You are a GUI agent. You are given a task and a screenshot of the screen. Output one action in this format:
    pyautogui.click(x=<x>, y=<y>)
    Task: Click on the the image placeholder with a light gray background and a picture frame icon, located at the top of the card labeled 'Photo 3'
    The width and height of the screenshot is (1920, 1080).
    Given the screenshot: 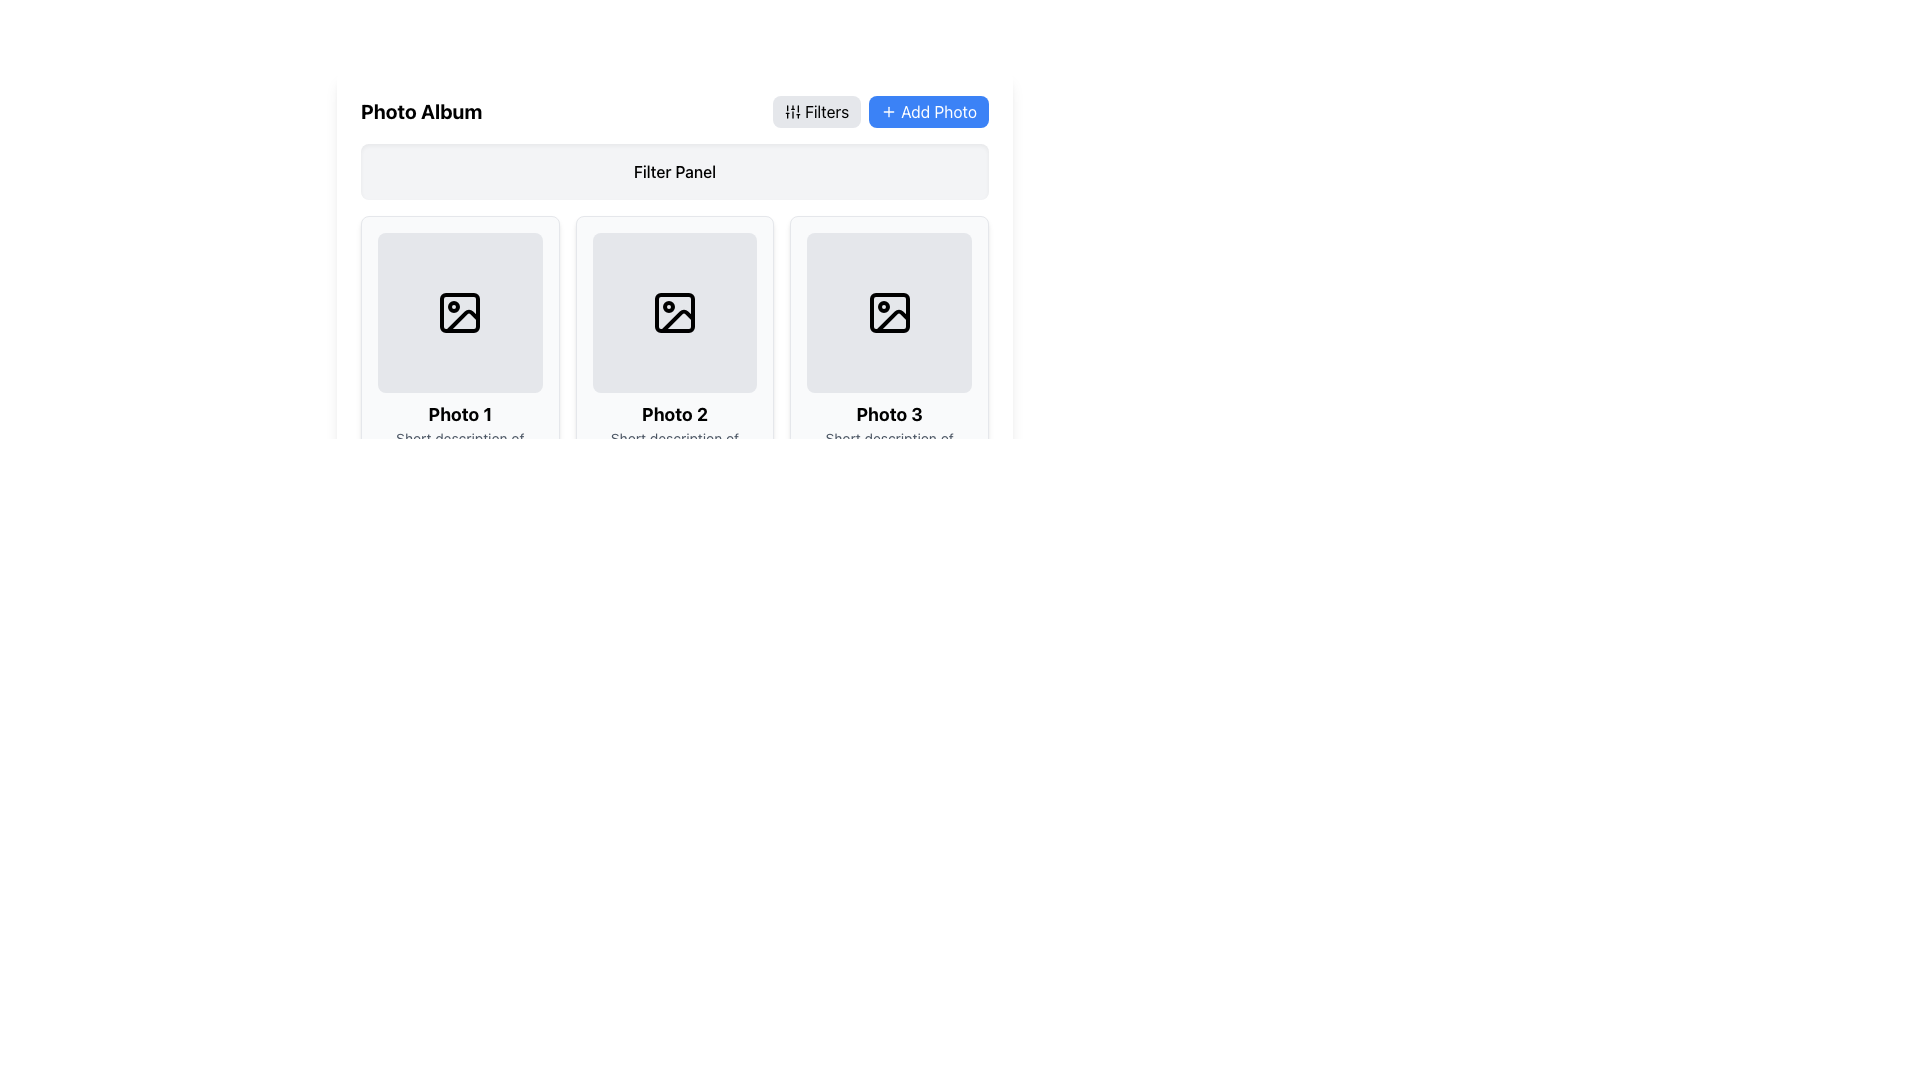 What is the action you would take?
    pyautogui.click(x=888, y=312)
    